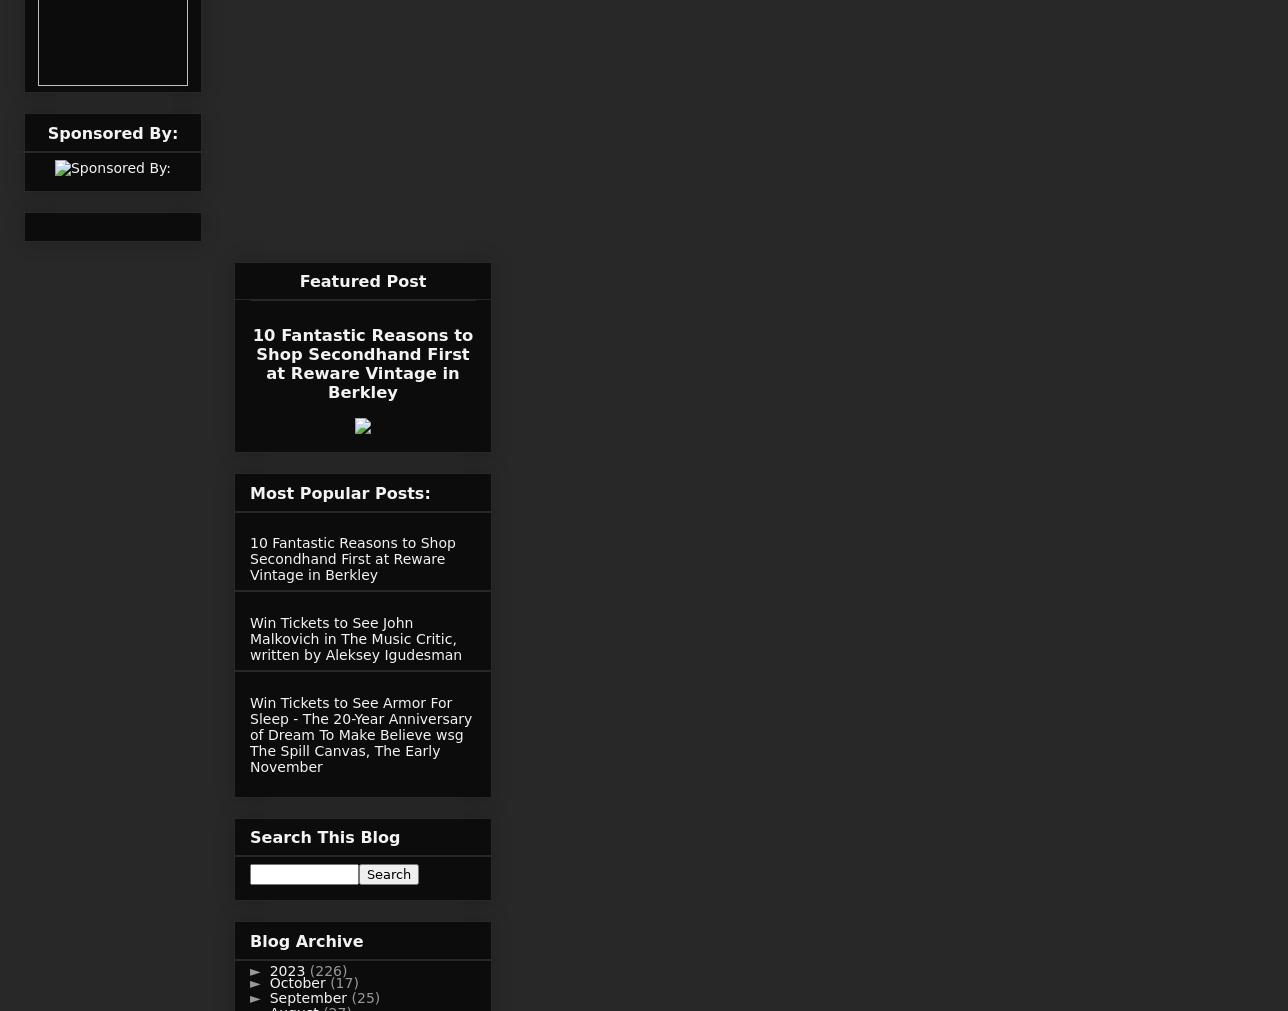  I want to click on 'September', so click(310, 997).